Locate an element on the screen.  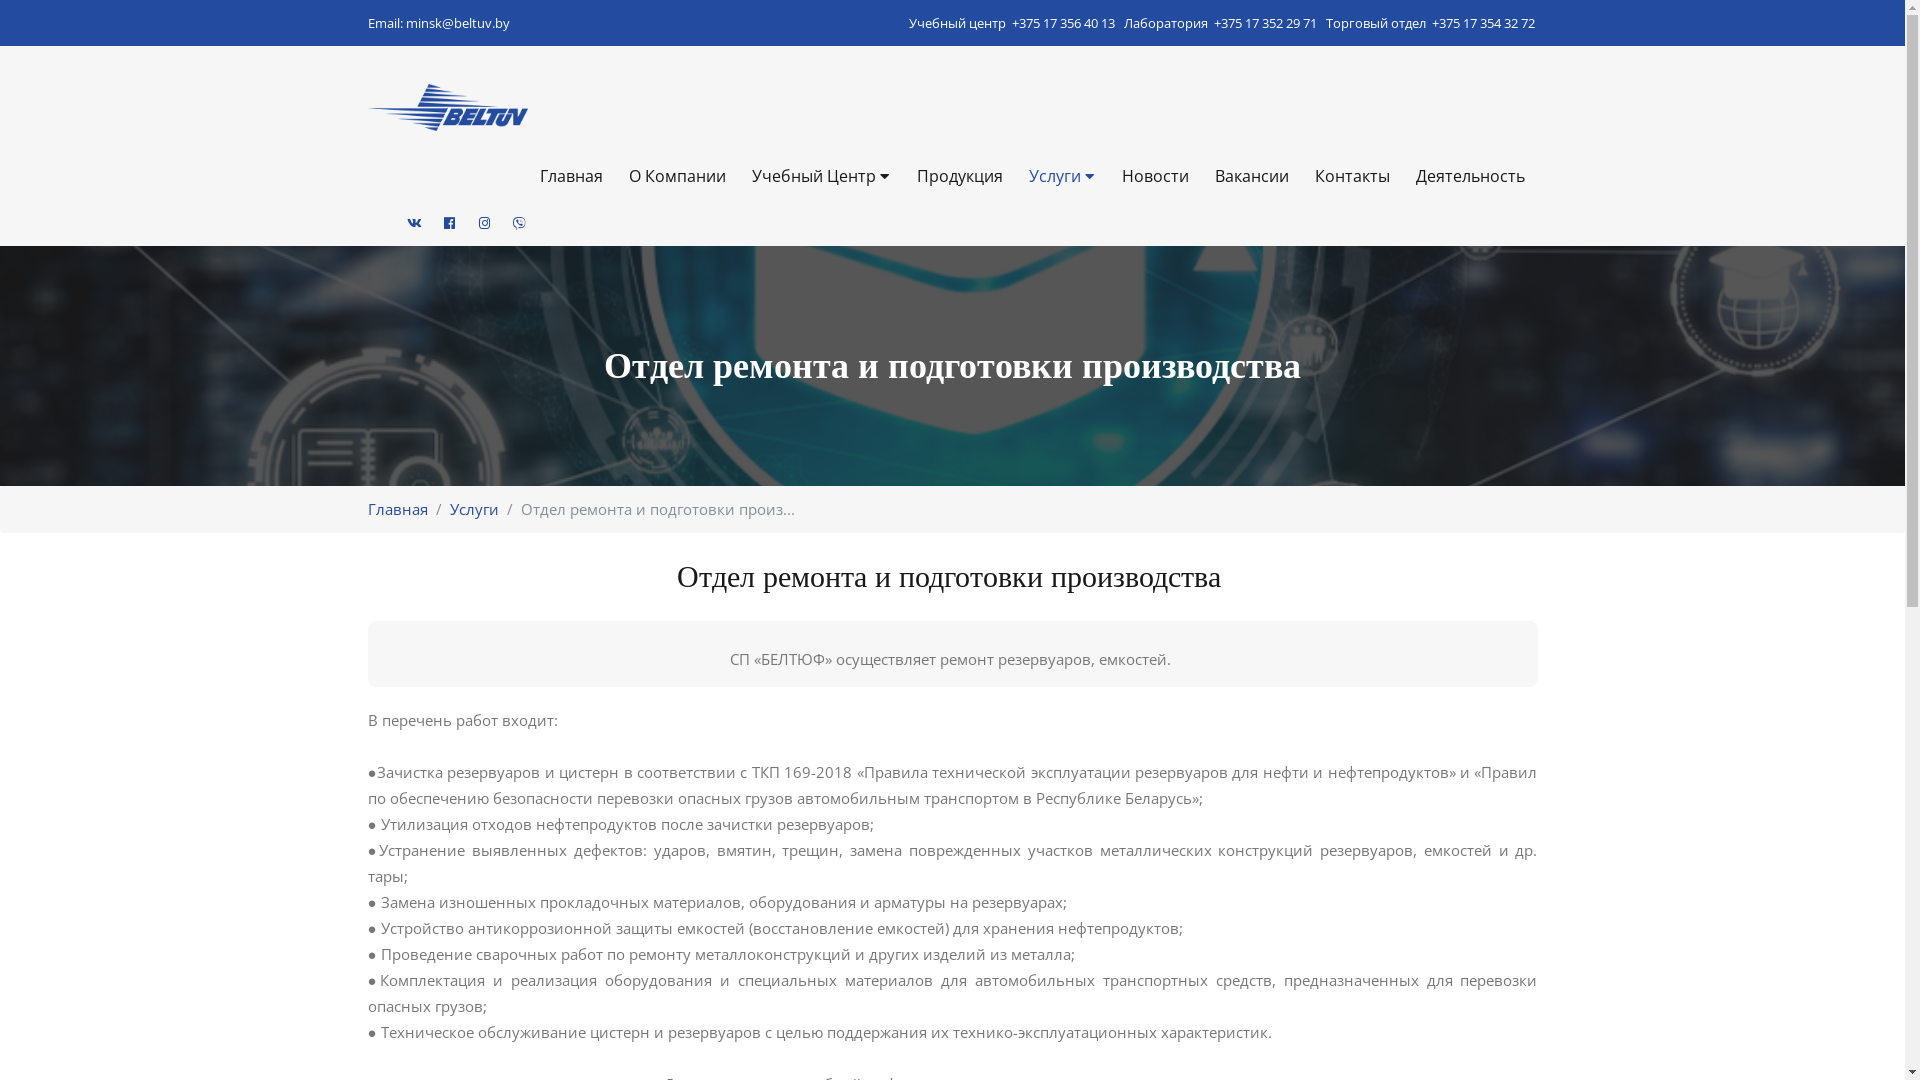
'+375 17 356 40 13' is located at coordinates (1062, 23).